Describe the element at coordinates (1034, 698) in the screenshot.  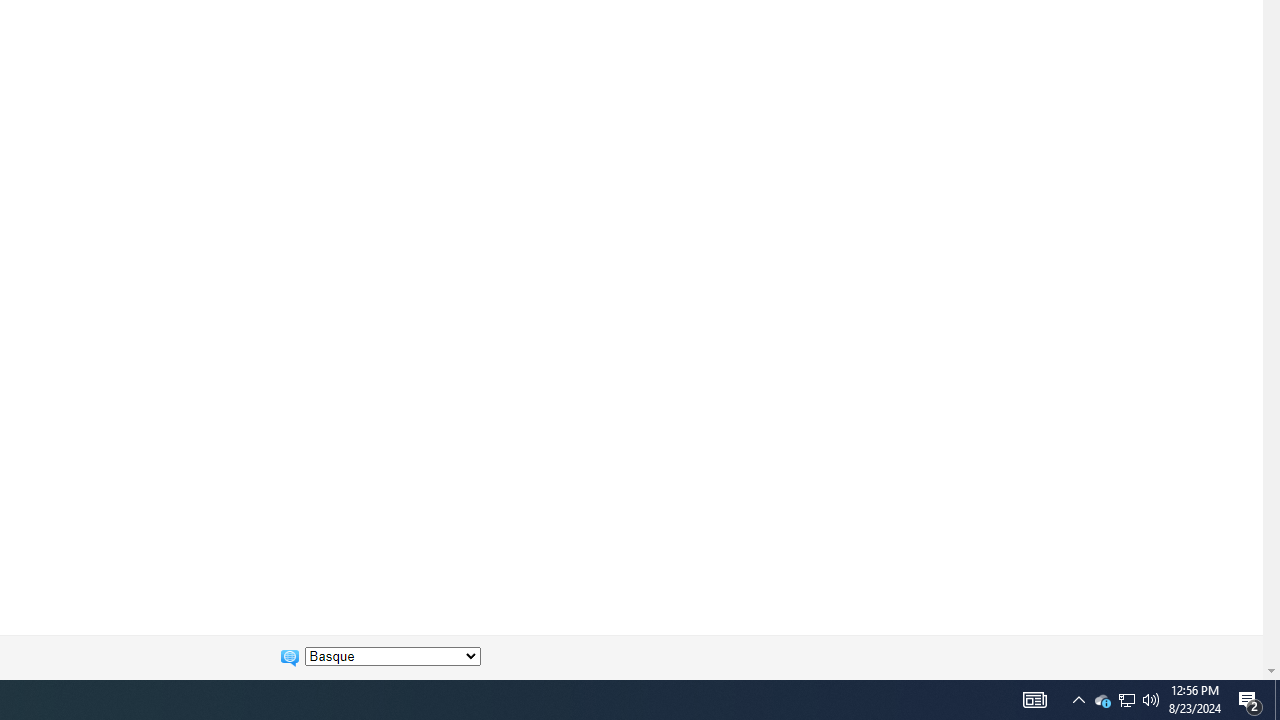
I see `'Notification Chevron'` at that location.